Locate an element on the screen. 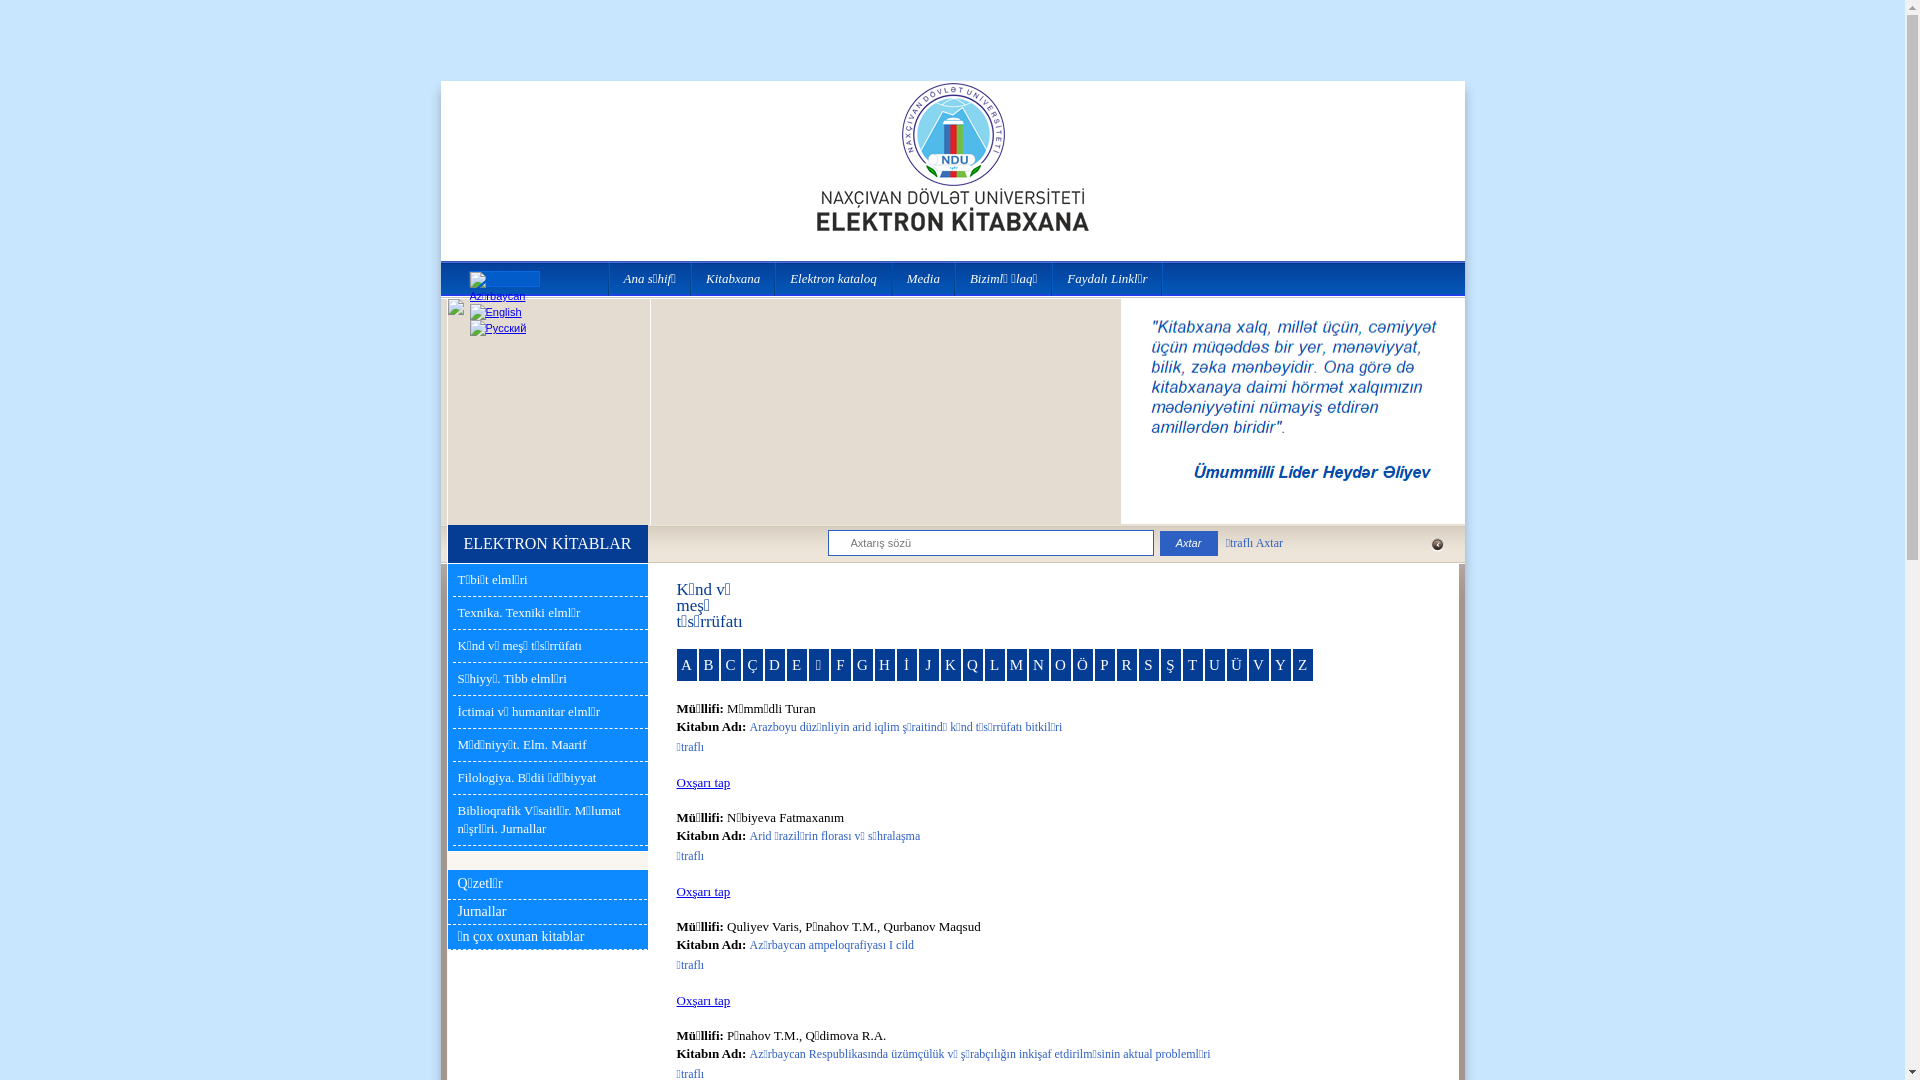 This screenshot has width=1920, height=1080. 'T' is located at coordinates (1192, 664).